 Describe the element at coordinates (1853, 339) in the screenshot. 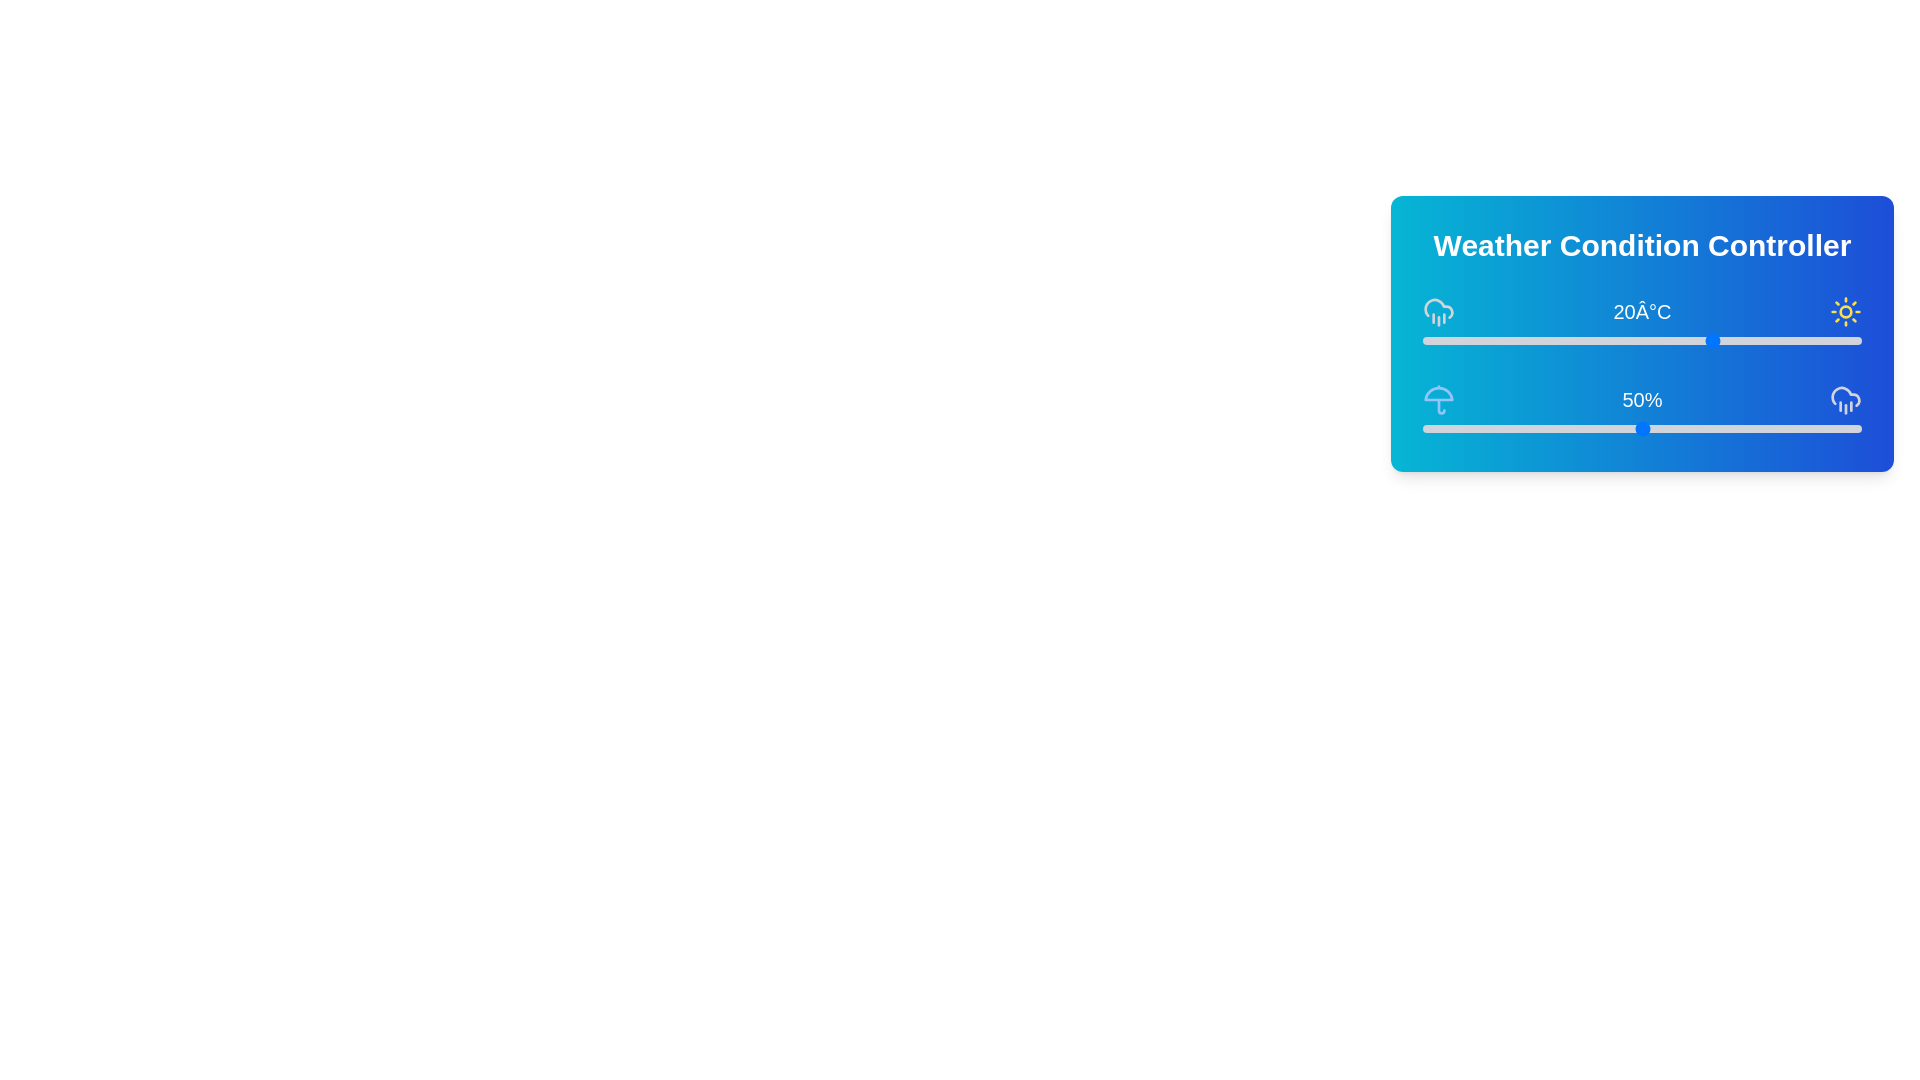

I see `the temperature slider to 39°C` at that location.